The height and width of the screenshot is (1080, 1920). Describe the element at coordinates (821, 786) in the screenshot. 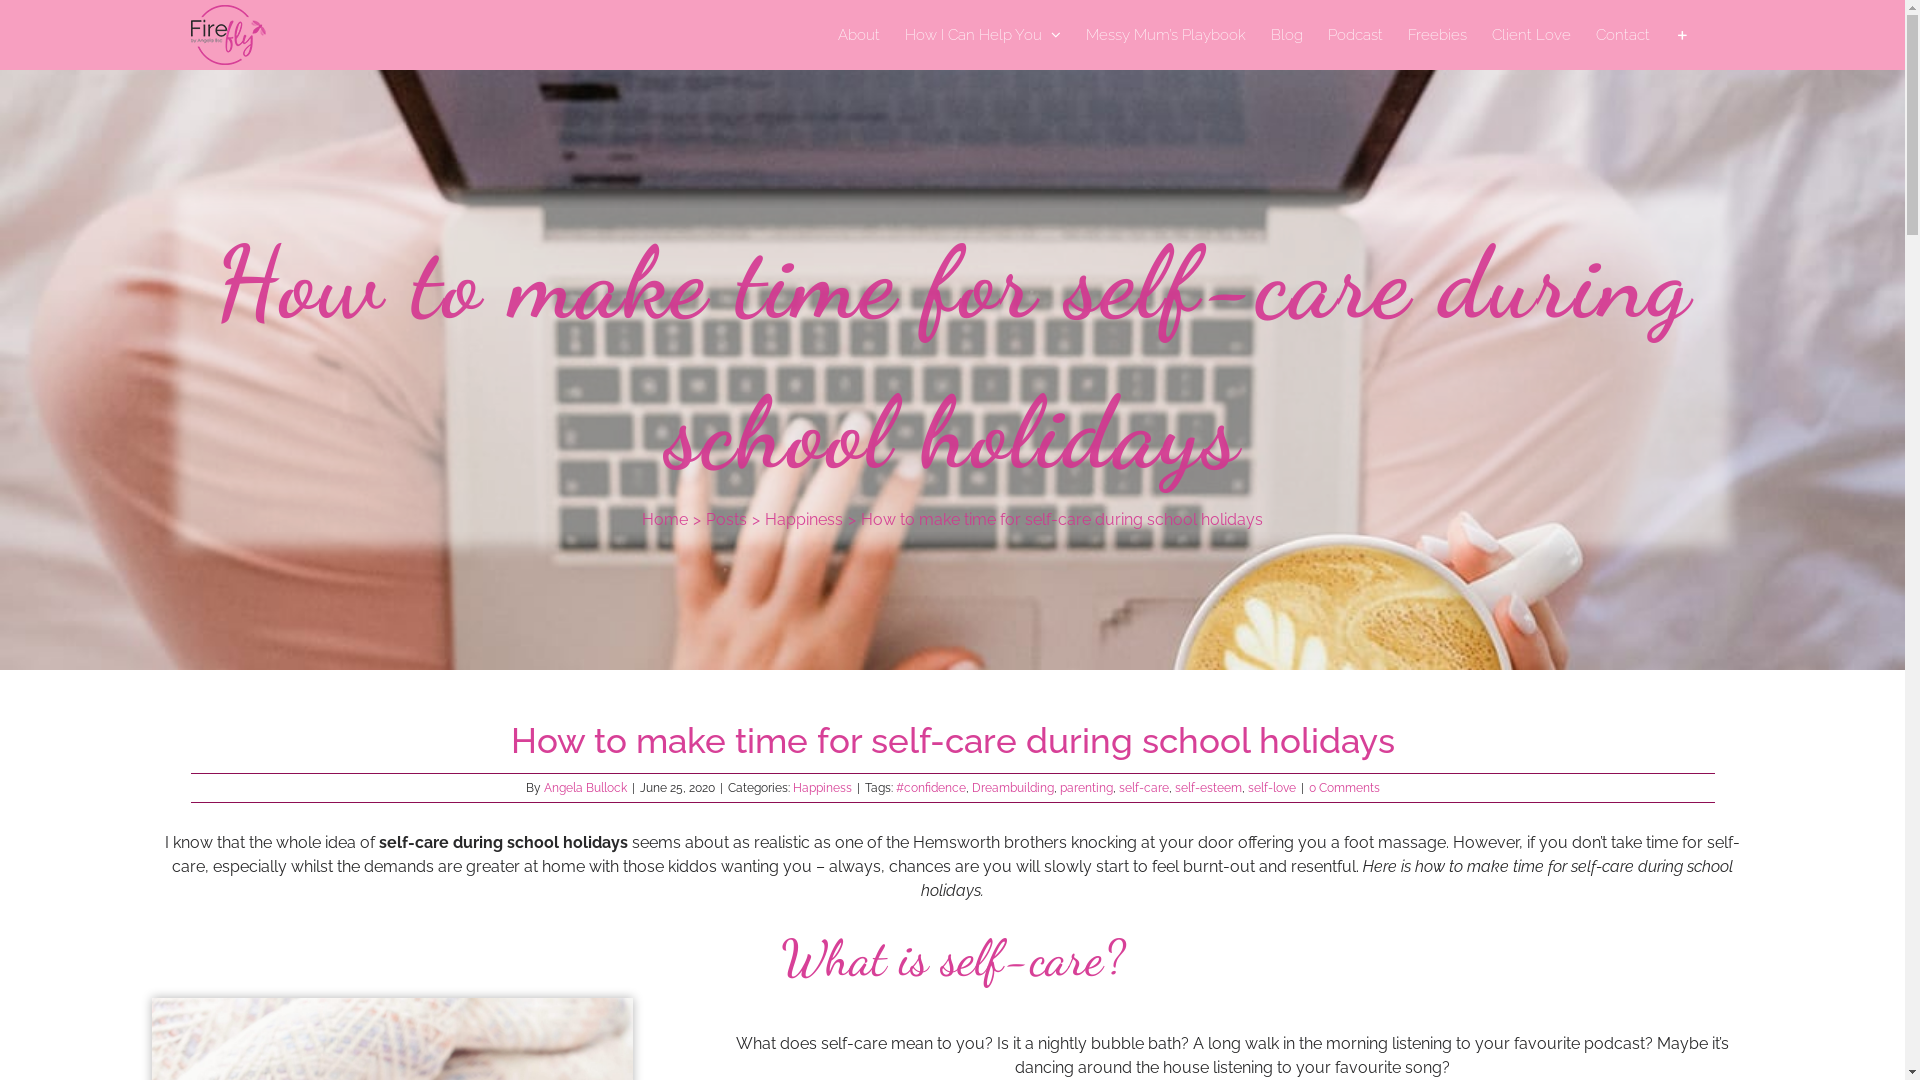

I see `'Happiness'` at that location.